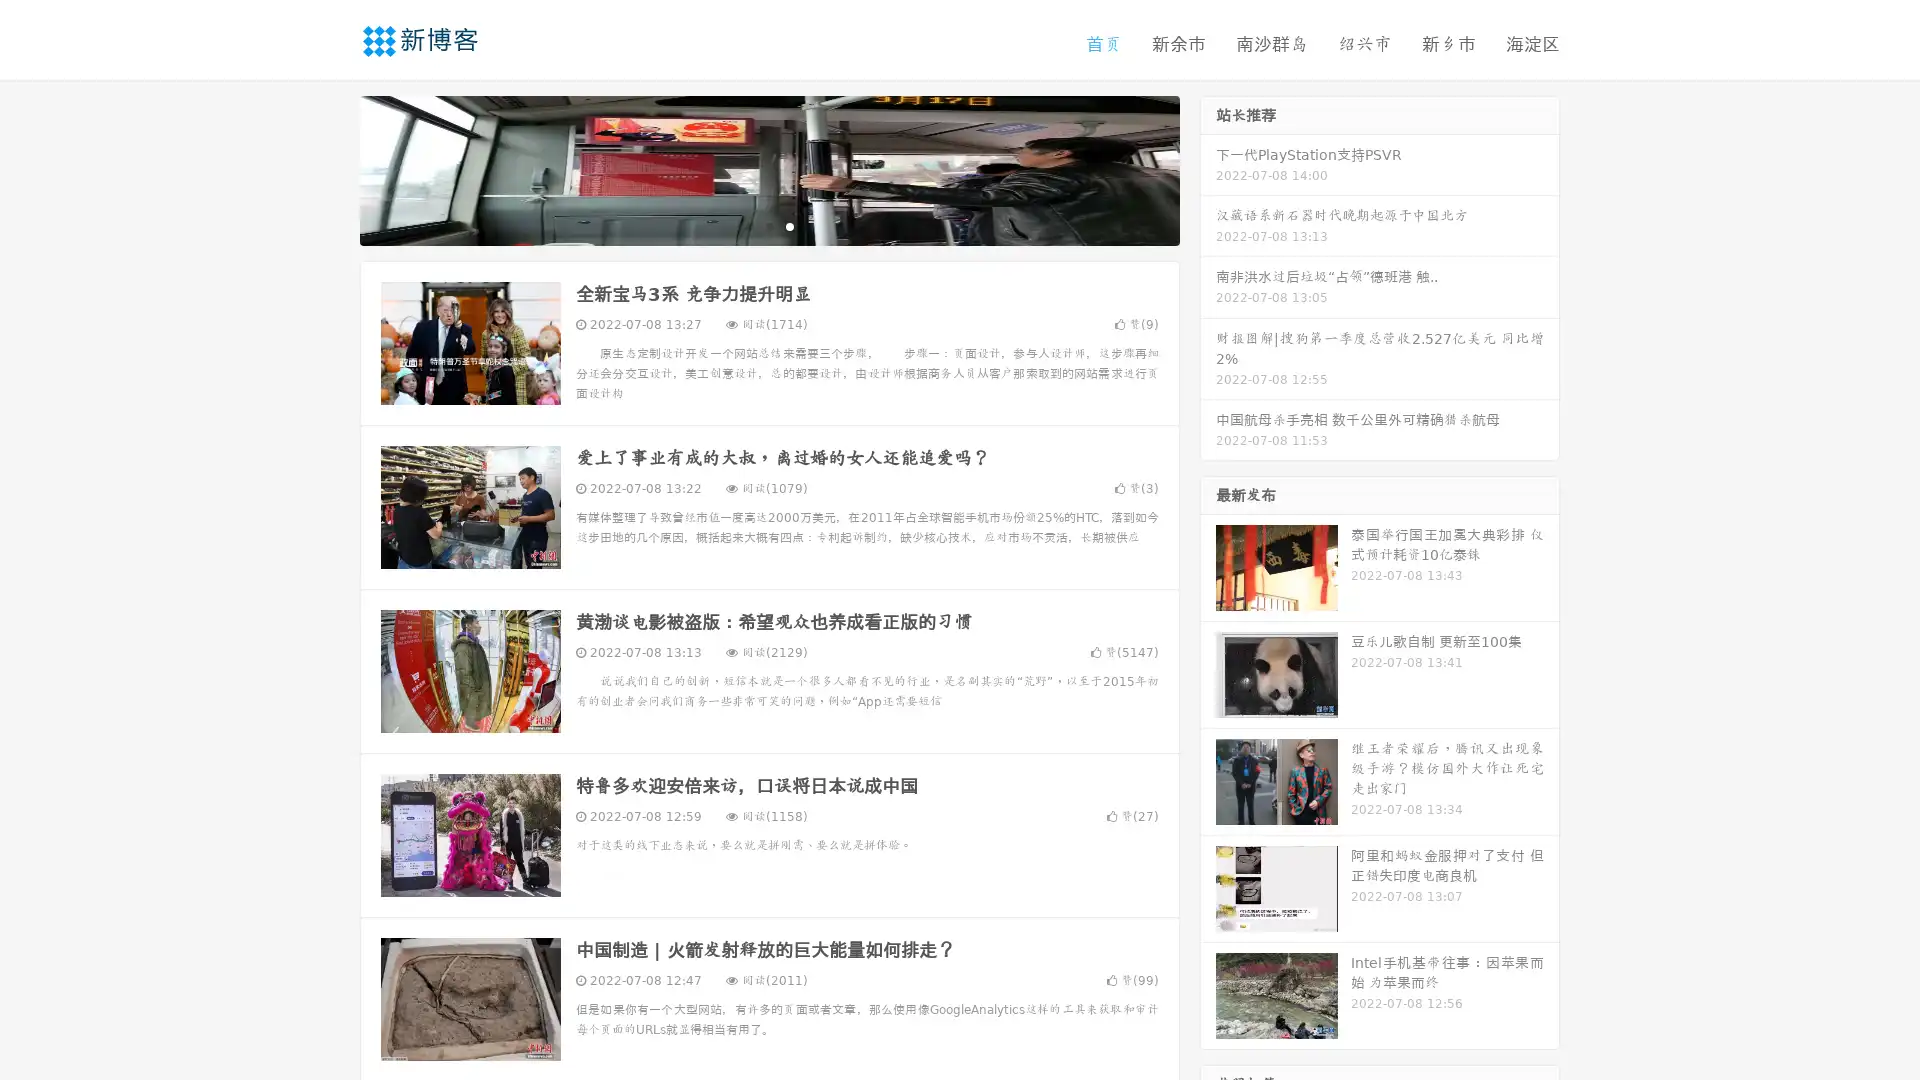 The width and height of the screenshot is (1920, 1080). What do you see at coordinates (789, 225) in the screenshot?
I see `Go to slide 3` at bounding box center [789, 225].